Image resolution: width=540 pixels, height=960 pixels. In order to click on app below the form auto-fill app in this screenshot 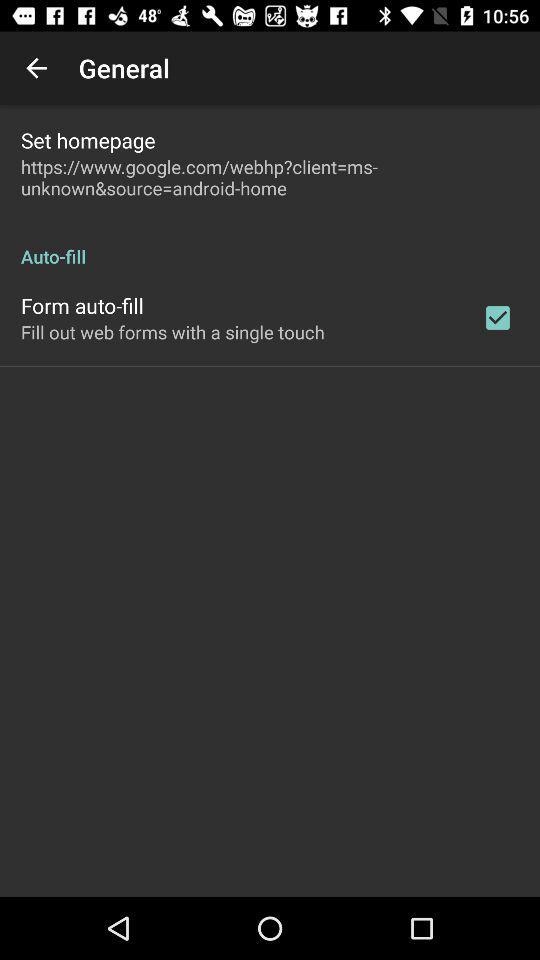, I will do `click(172, 332)`.